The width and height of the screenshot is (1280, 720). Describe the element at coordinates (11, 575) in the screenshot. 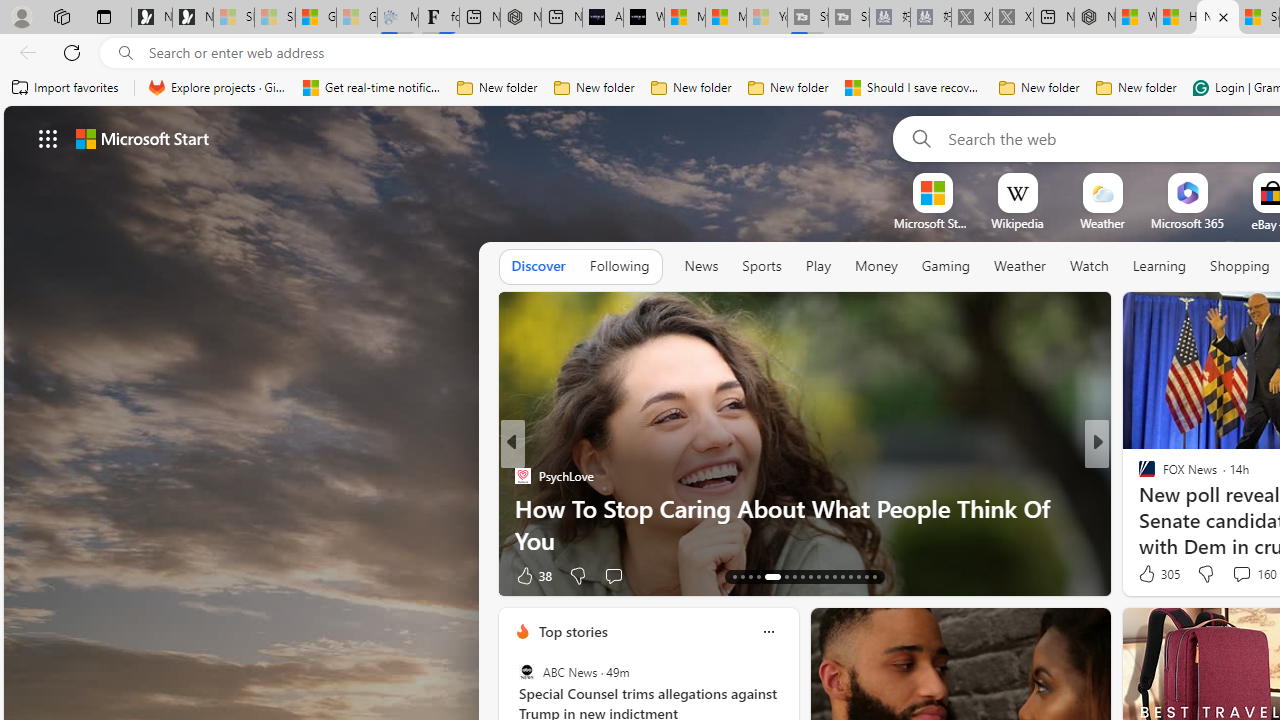

I see `'View comments 61 Comment'` at that location.